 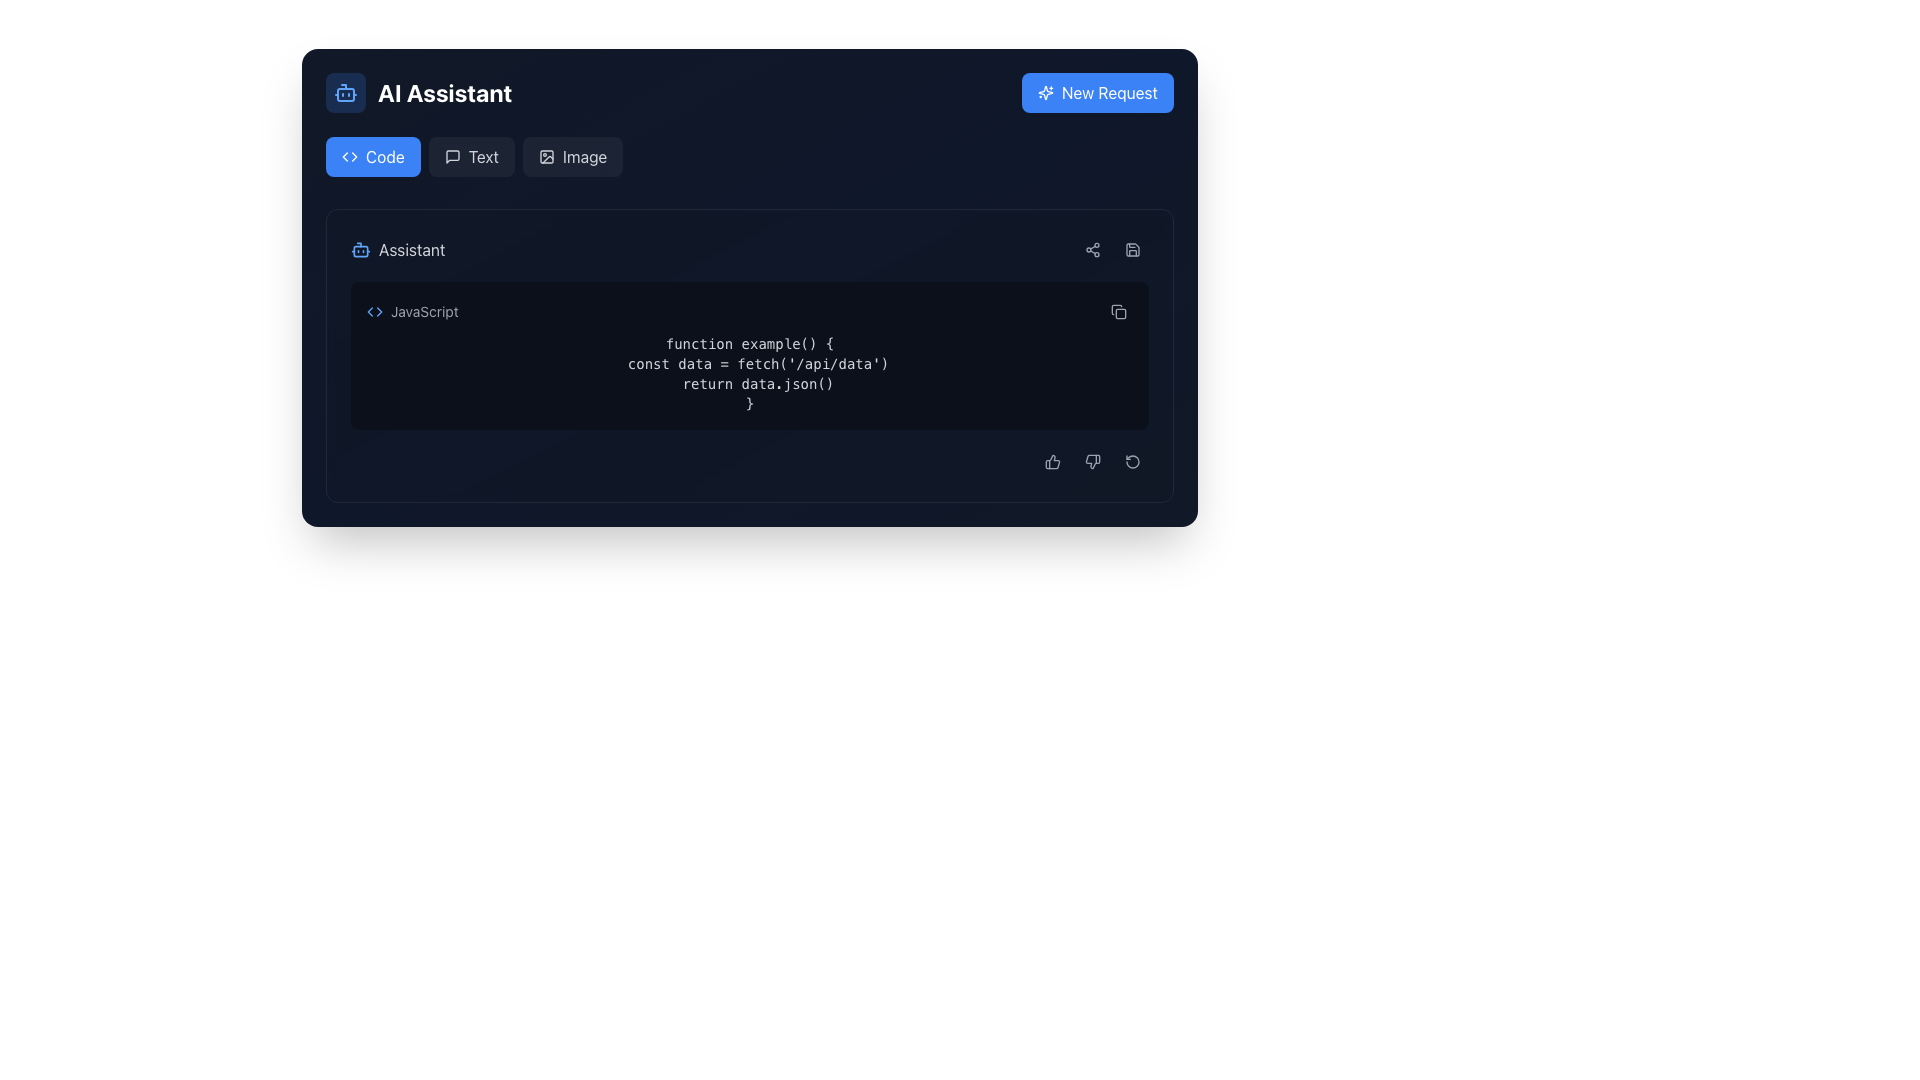 What do you see at coordinates (1092, 462) in the screenshot?
I see `the interactive button featuring a grayish 'thumbs-down' icon with rounded corners to register a reaction` at bounding box center [1092, 462].